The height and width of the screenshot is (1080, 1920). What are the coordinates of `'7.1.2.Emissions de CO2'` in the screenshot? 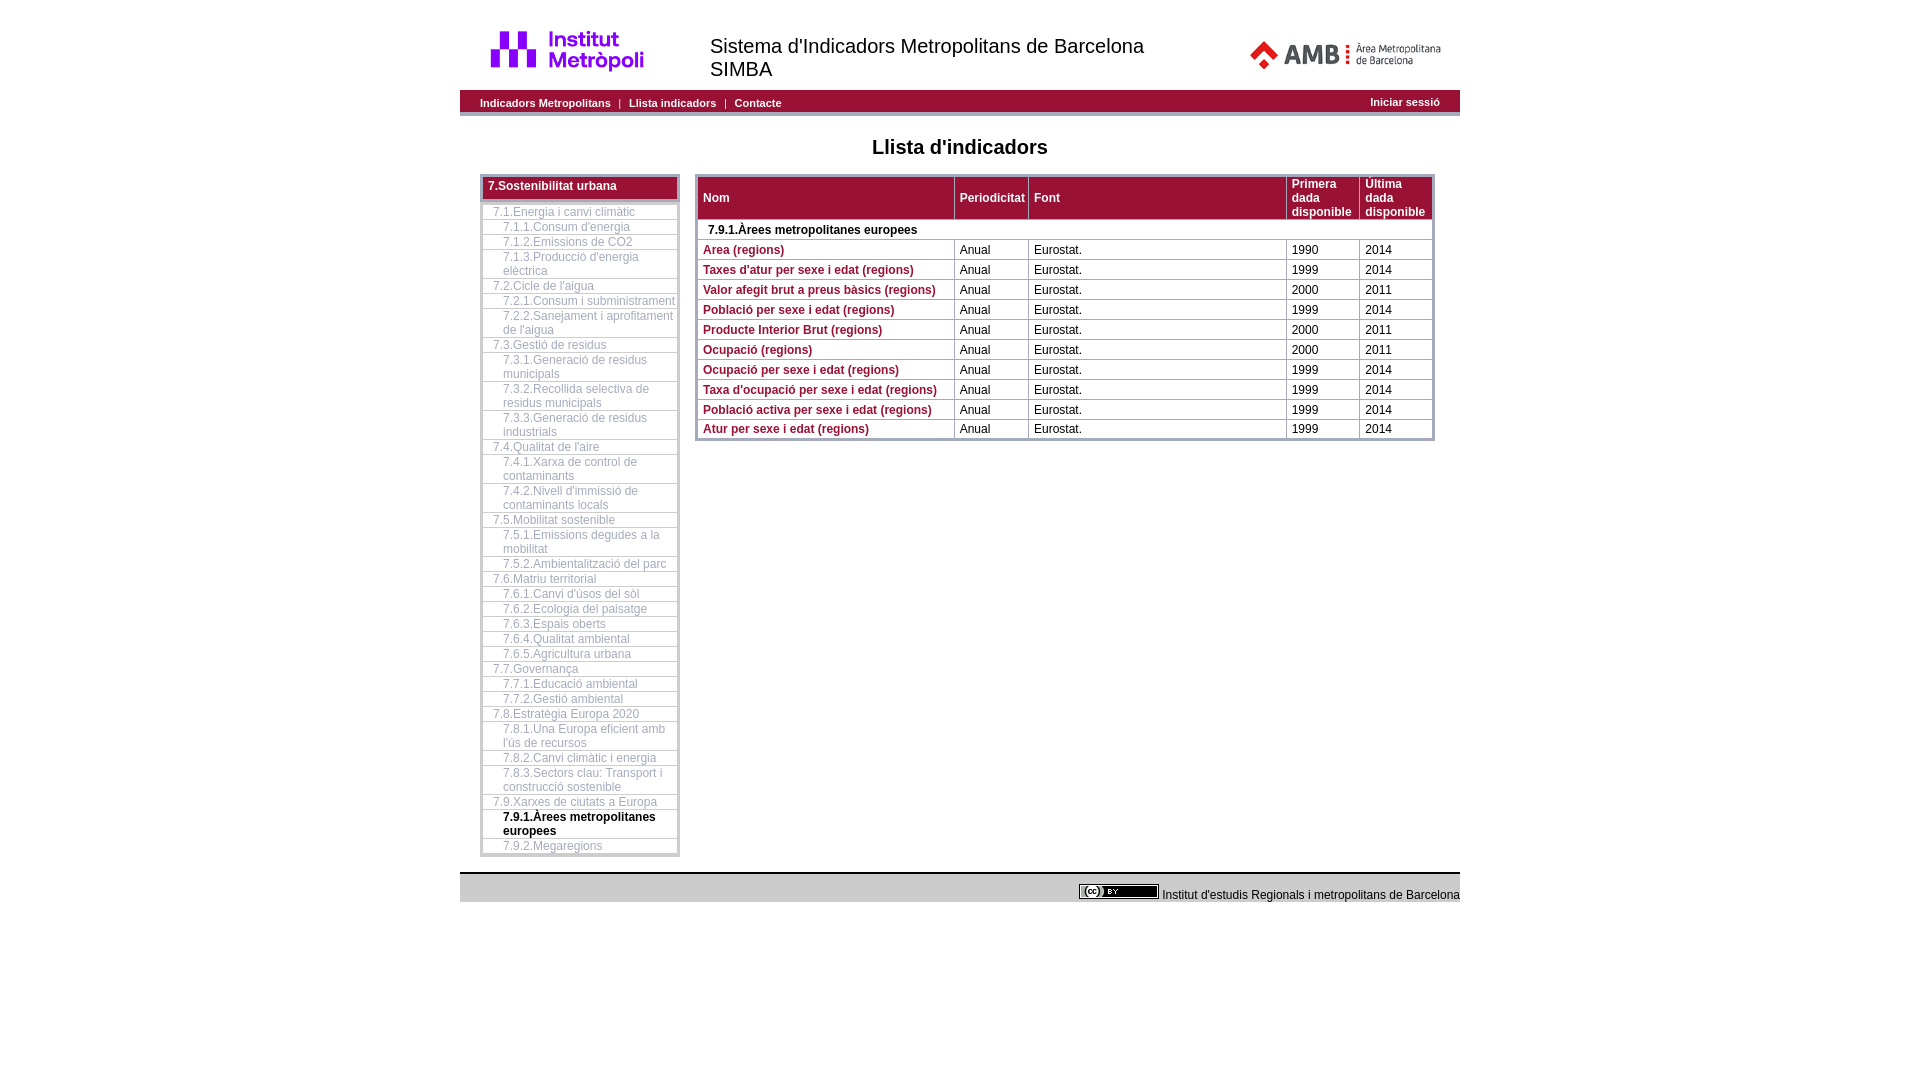 It's located at (566, 241).